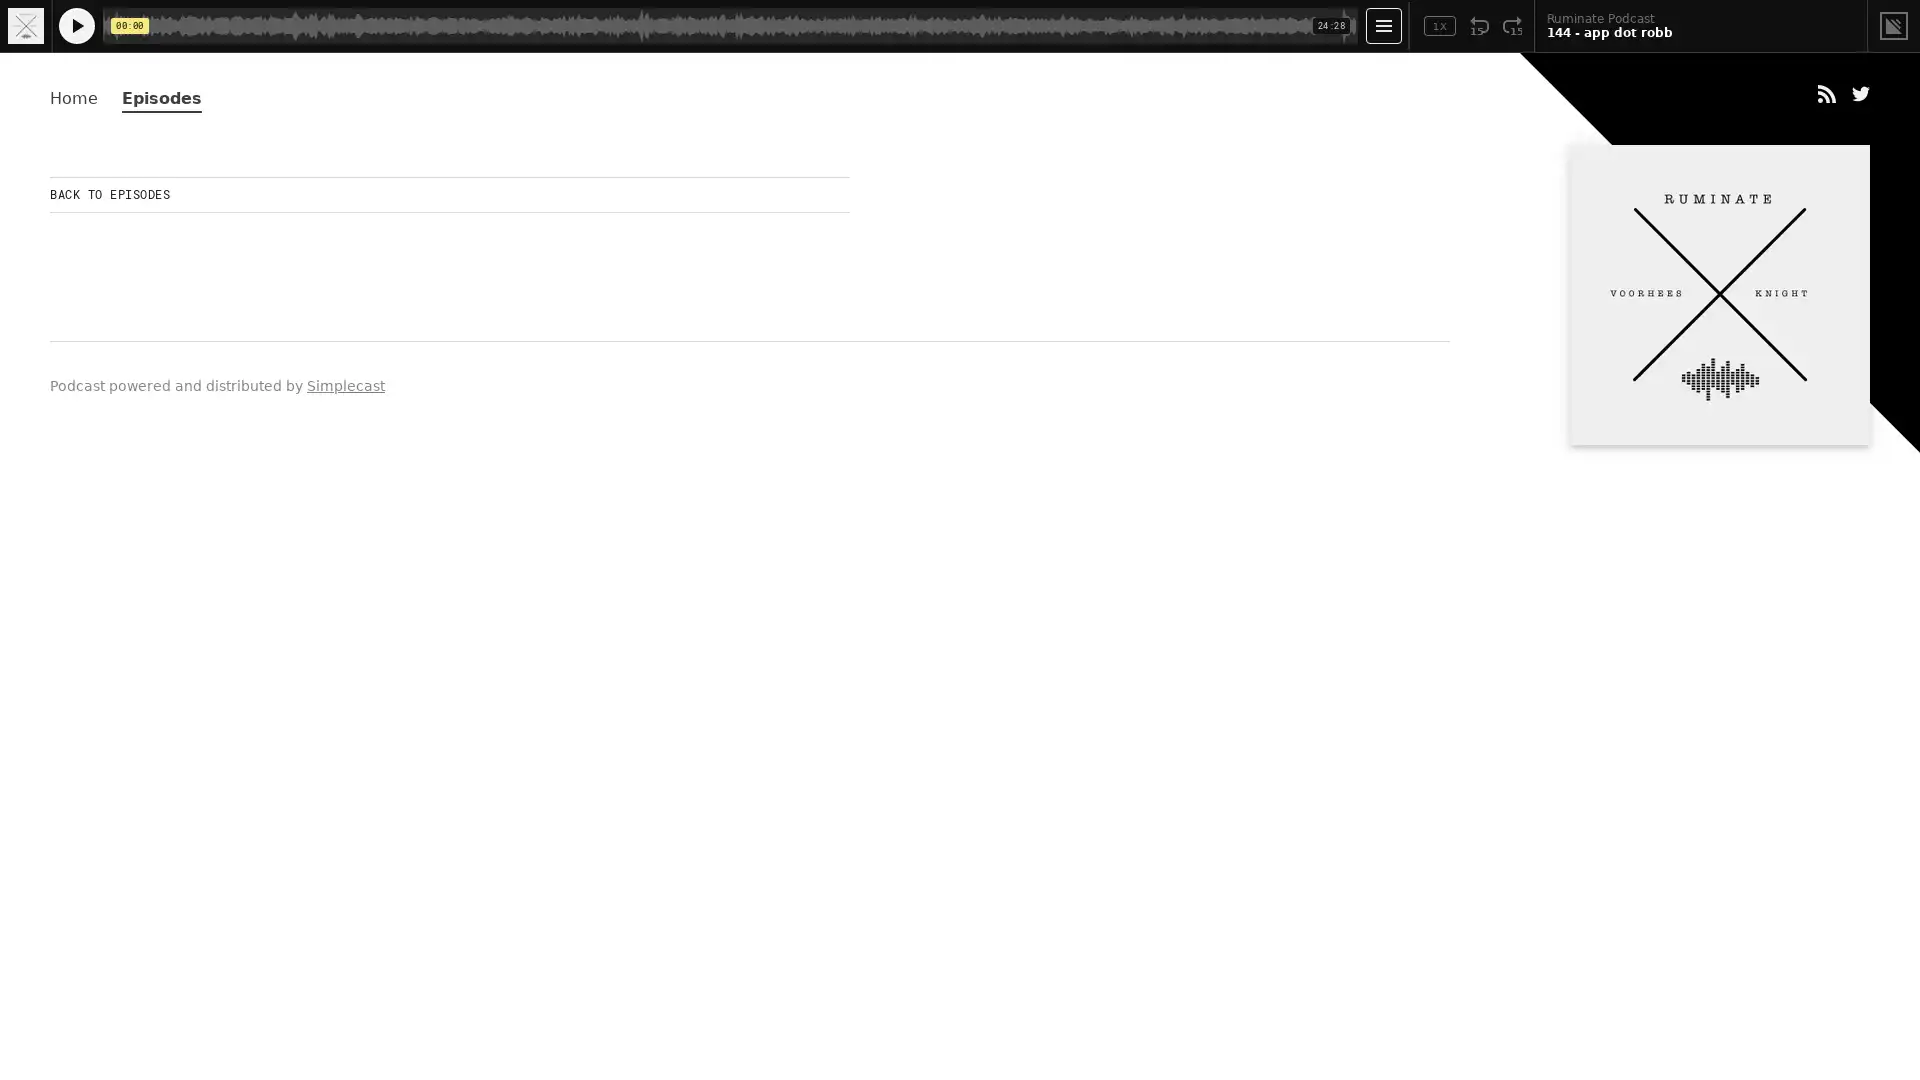 This screenshot has width=1920, height=1080. What do you see at coordinates (1382, 26) in the screenshot?
I see `Open Player Settings` at bounding box center [1382, 26].